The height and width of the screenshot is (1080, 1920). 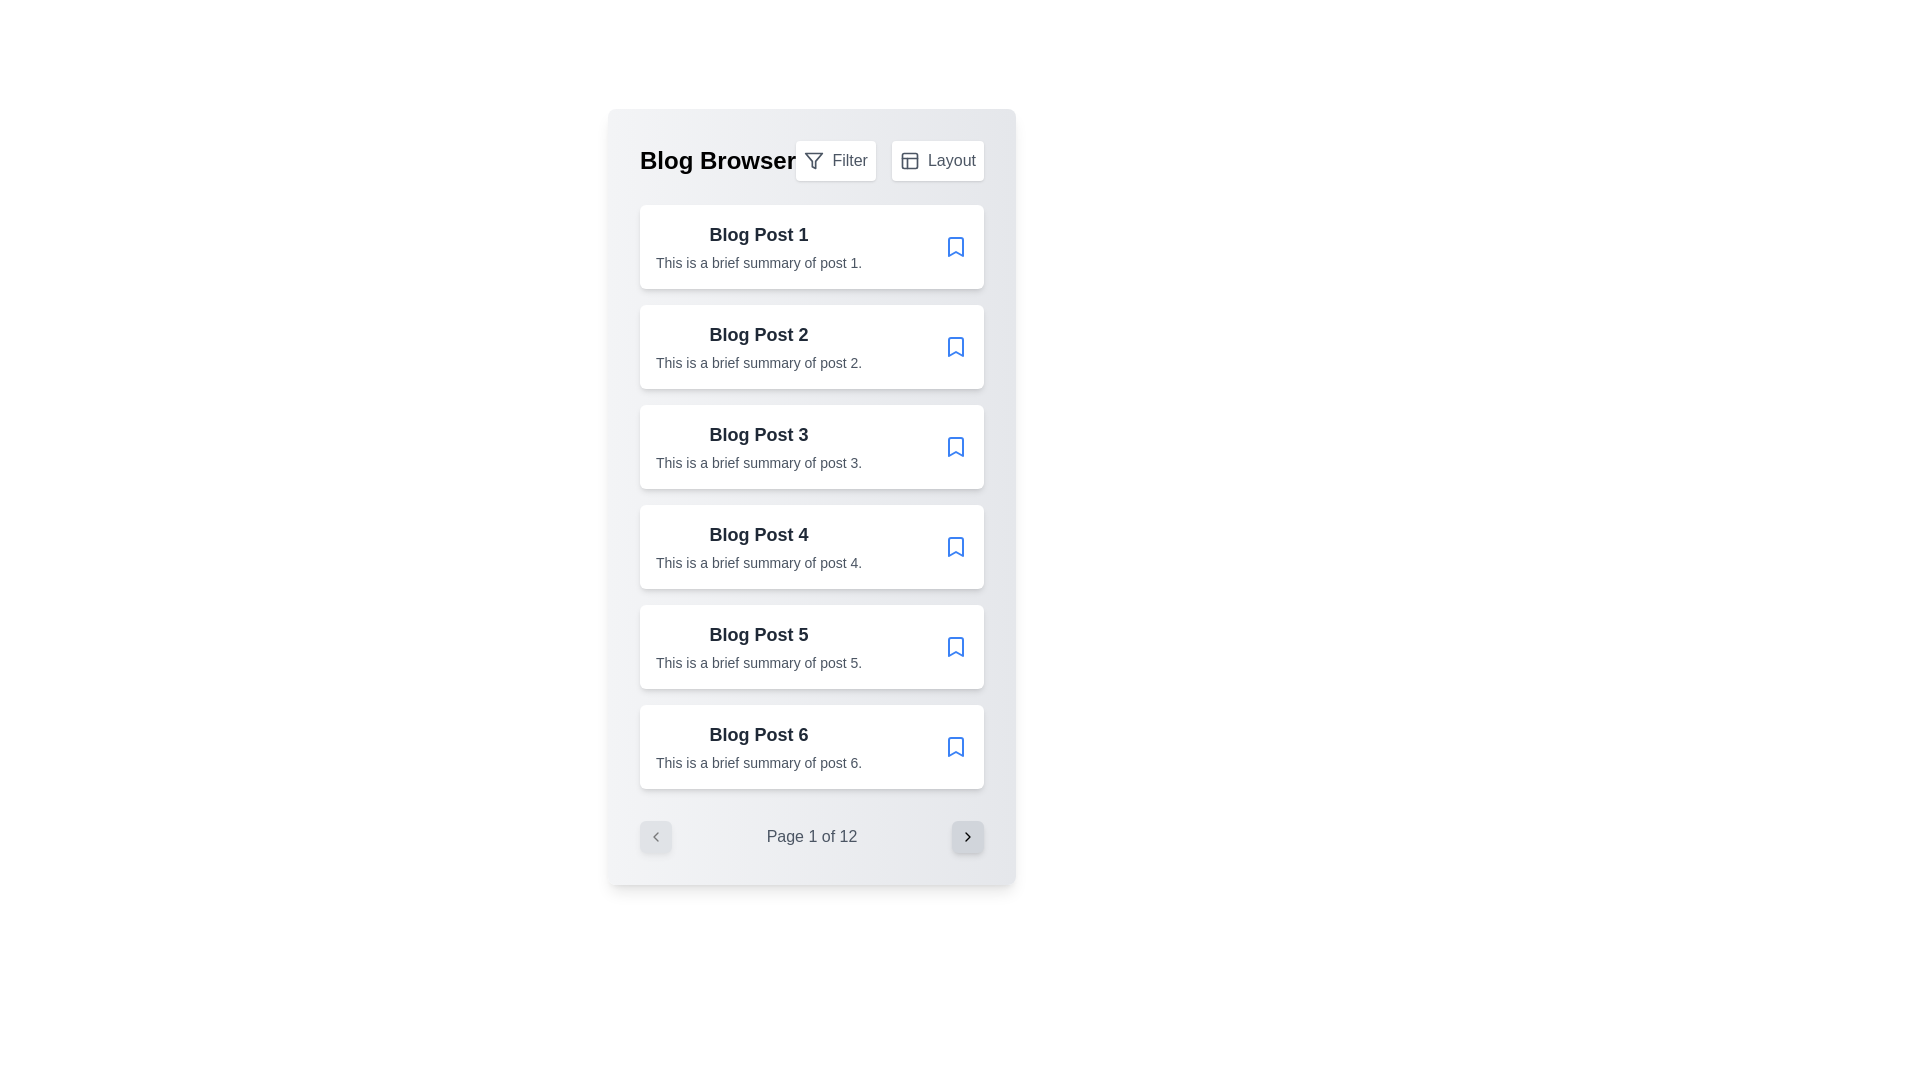 What do you see at coordinates (950, 160) in the screenshot?
I see `the 'Layout' text label in the top-right section of the interface, which is dark gray and aligned with other buttons` at bounding box center [950, 160].